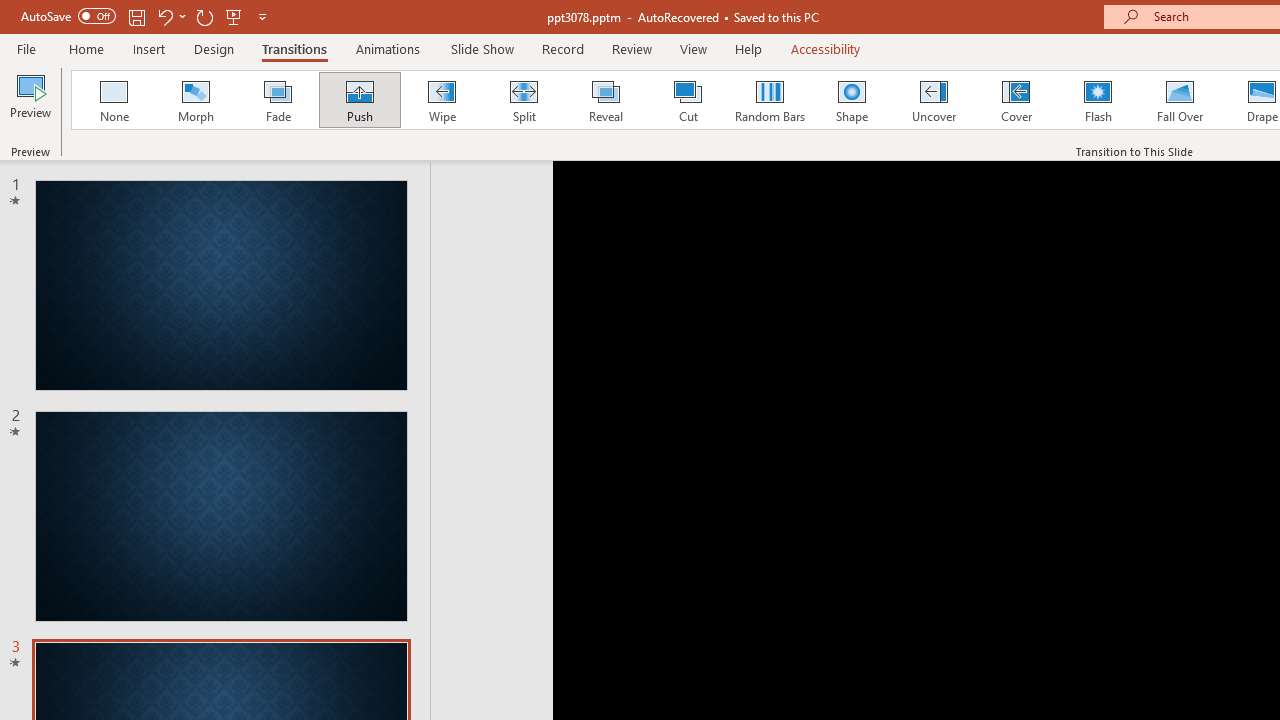 The height and width of the screenshot is (720, 1280). I want to click on 'Flash', so click(1097, 100).